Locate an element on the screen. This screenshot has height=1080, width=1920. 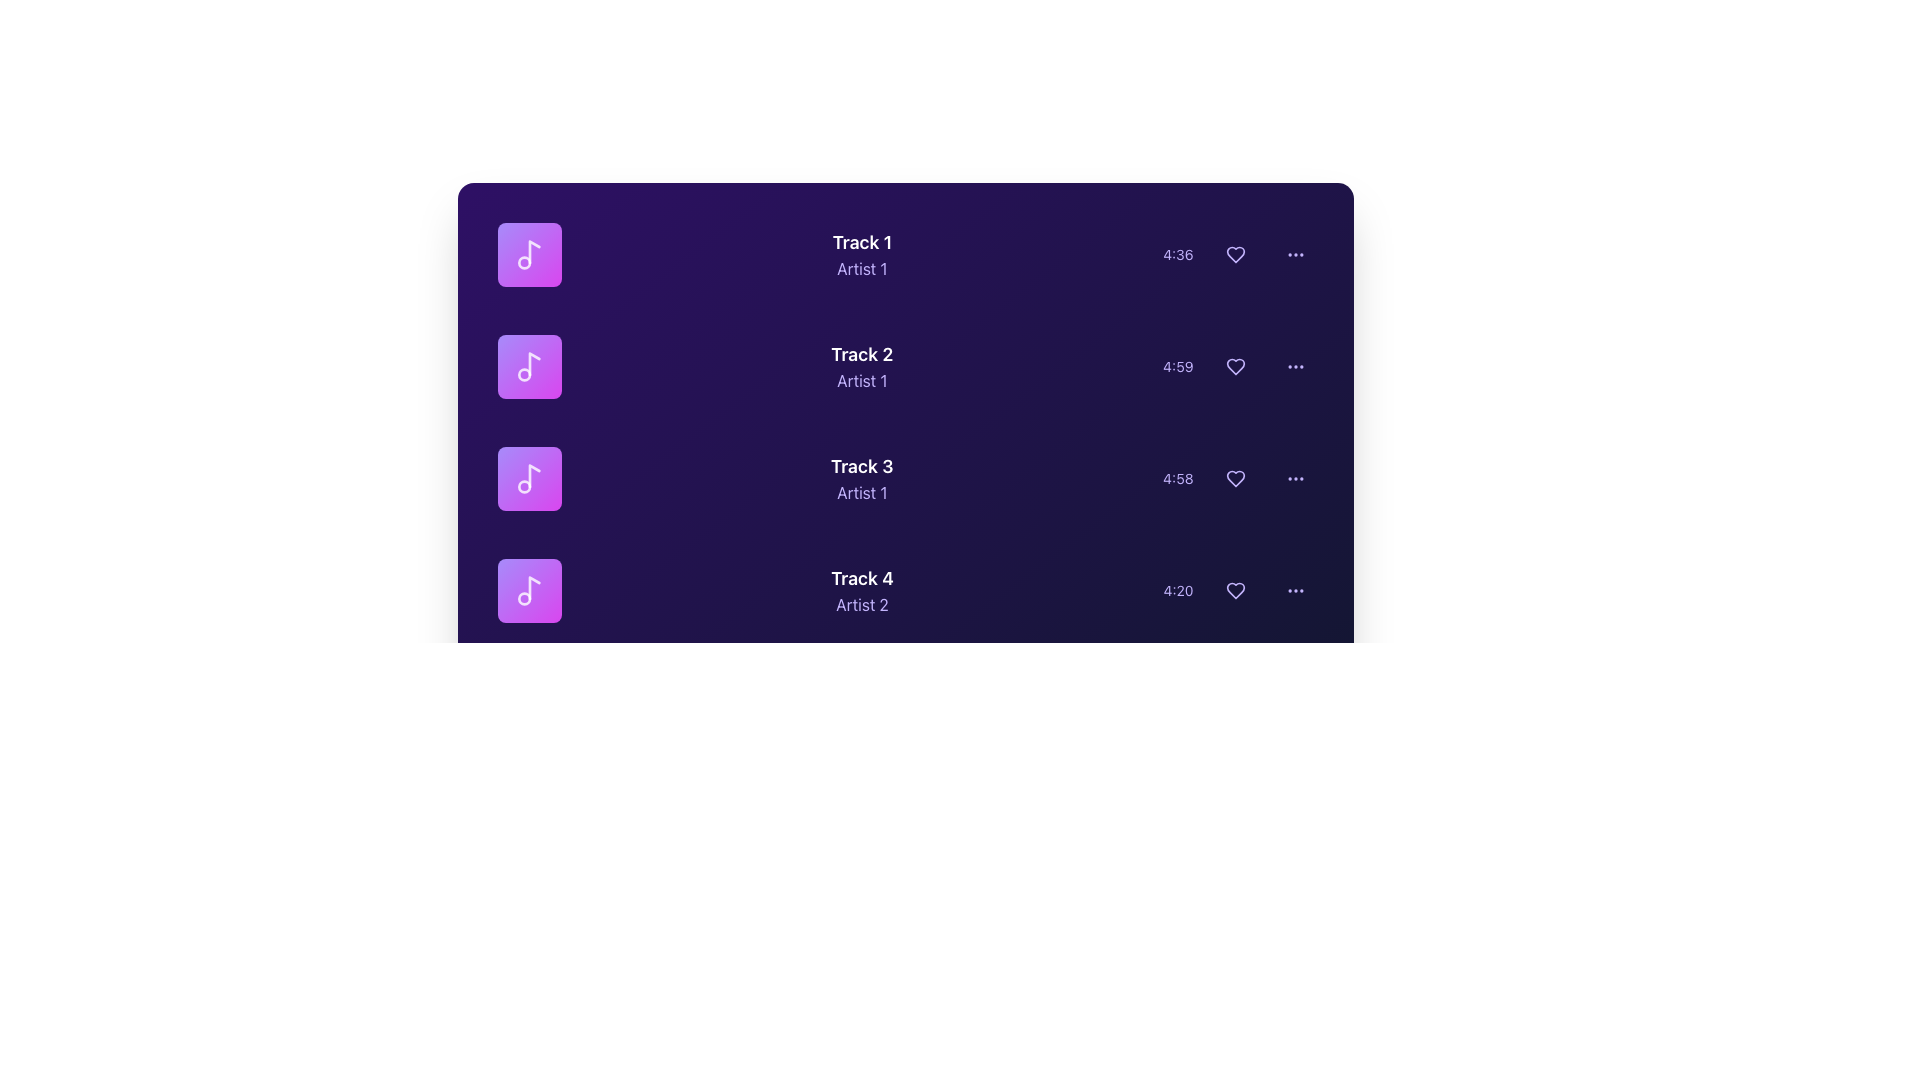
the small triangular vector graphic representing directional flow, located inside the second music note icon rectangle from the top in the leftmost column of the interface is located at coordinates (530, 366).